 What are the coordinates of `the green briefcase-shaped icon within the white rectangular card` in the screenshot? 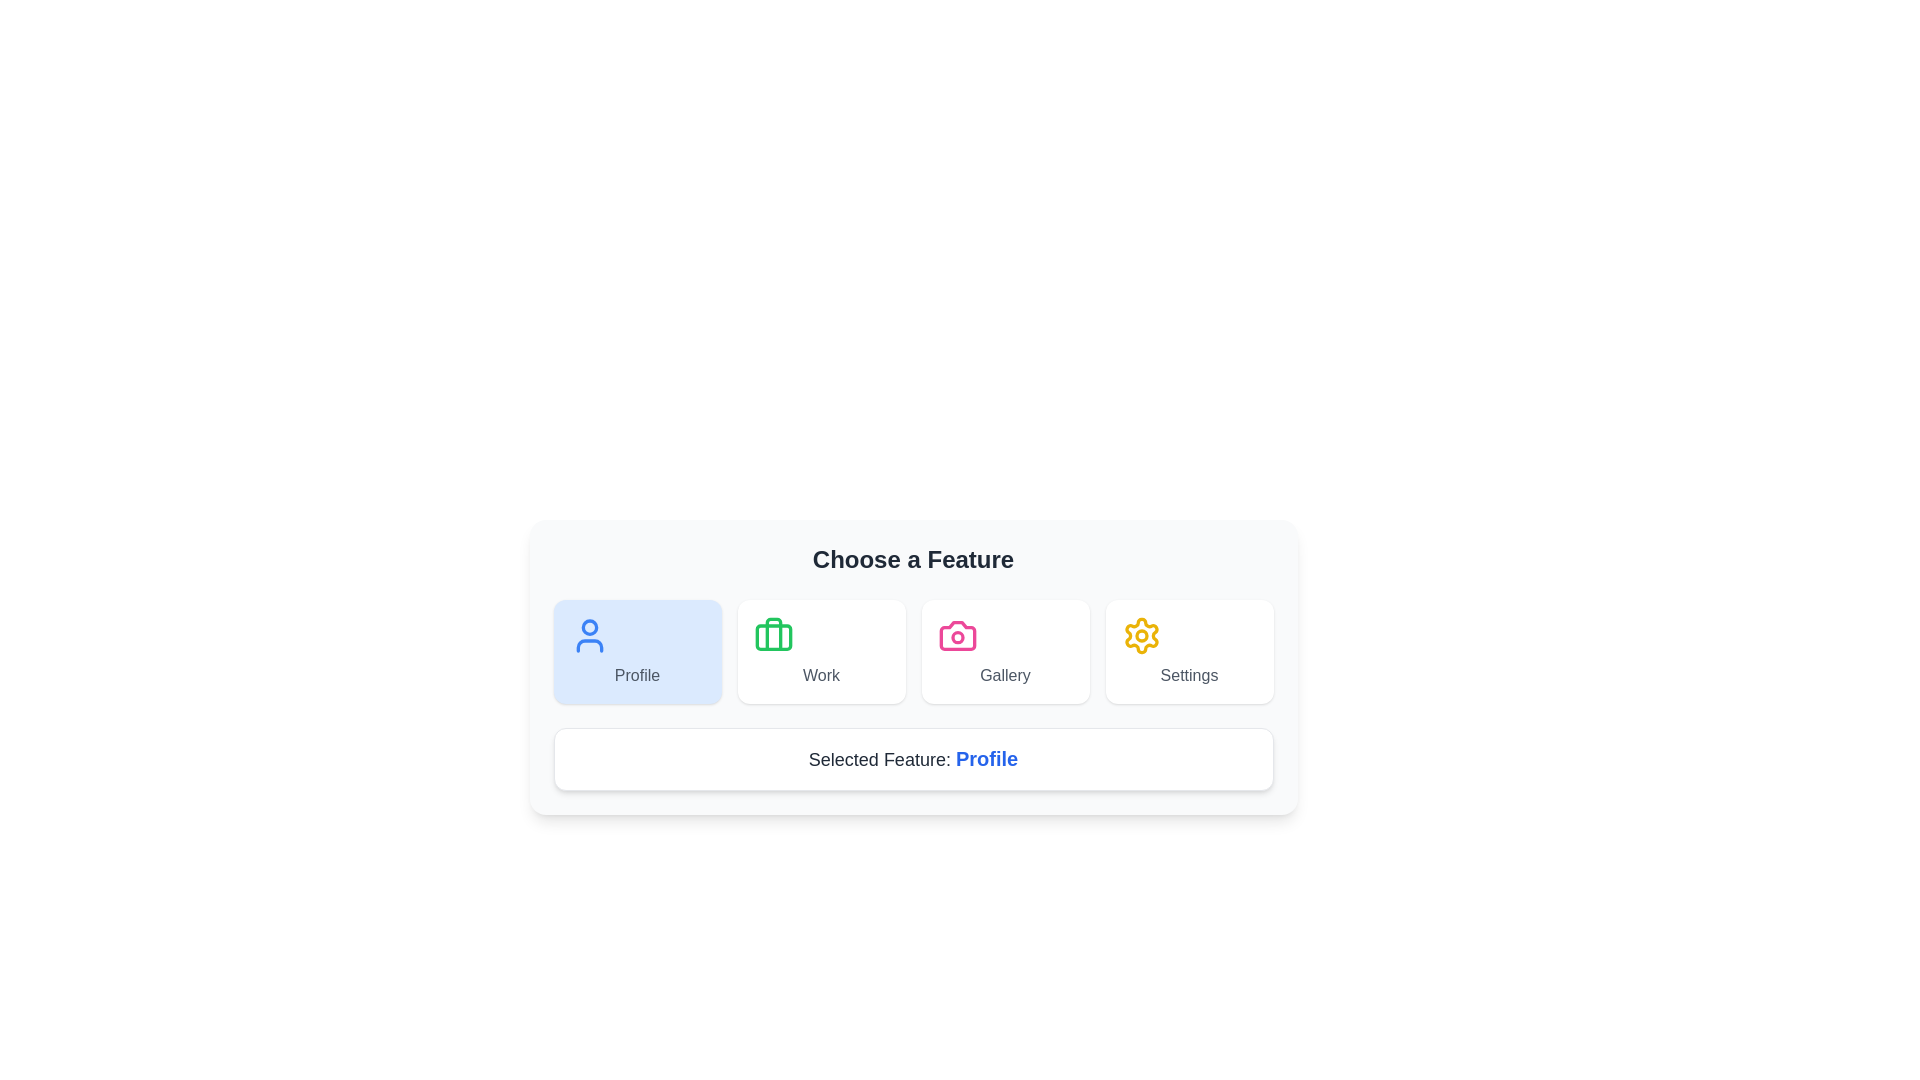 It's located at (772, 636).